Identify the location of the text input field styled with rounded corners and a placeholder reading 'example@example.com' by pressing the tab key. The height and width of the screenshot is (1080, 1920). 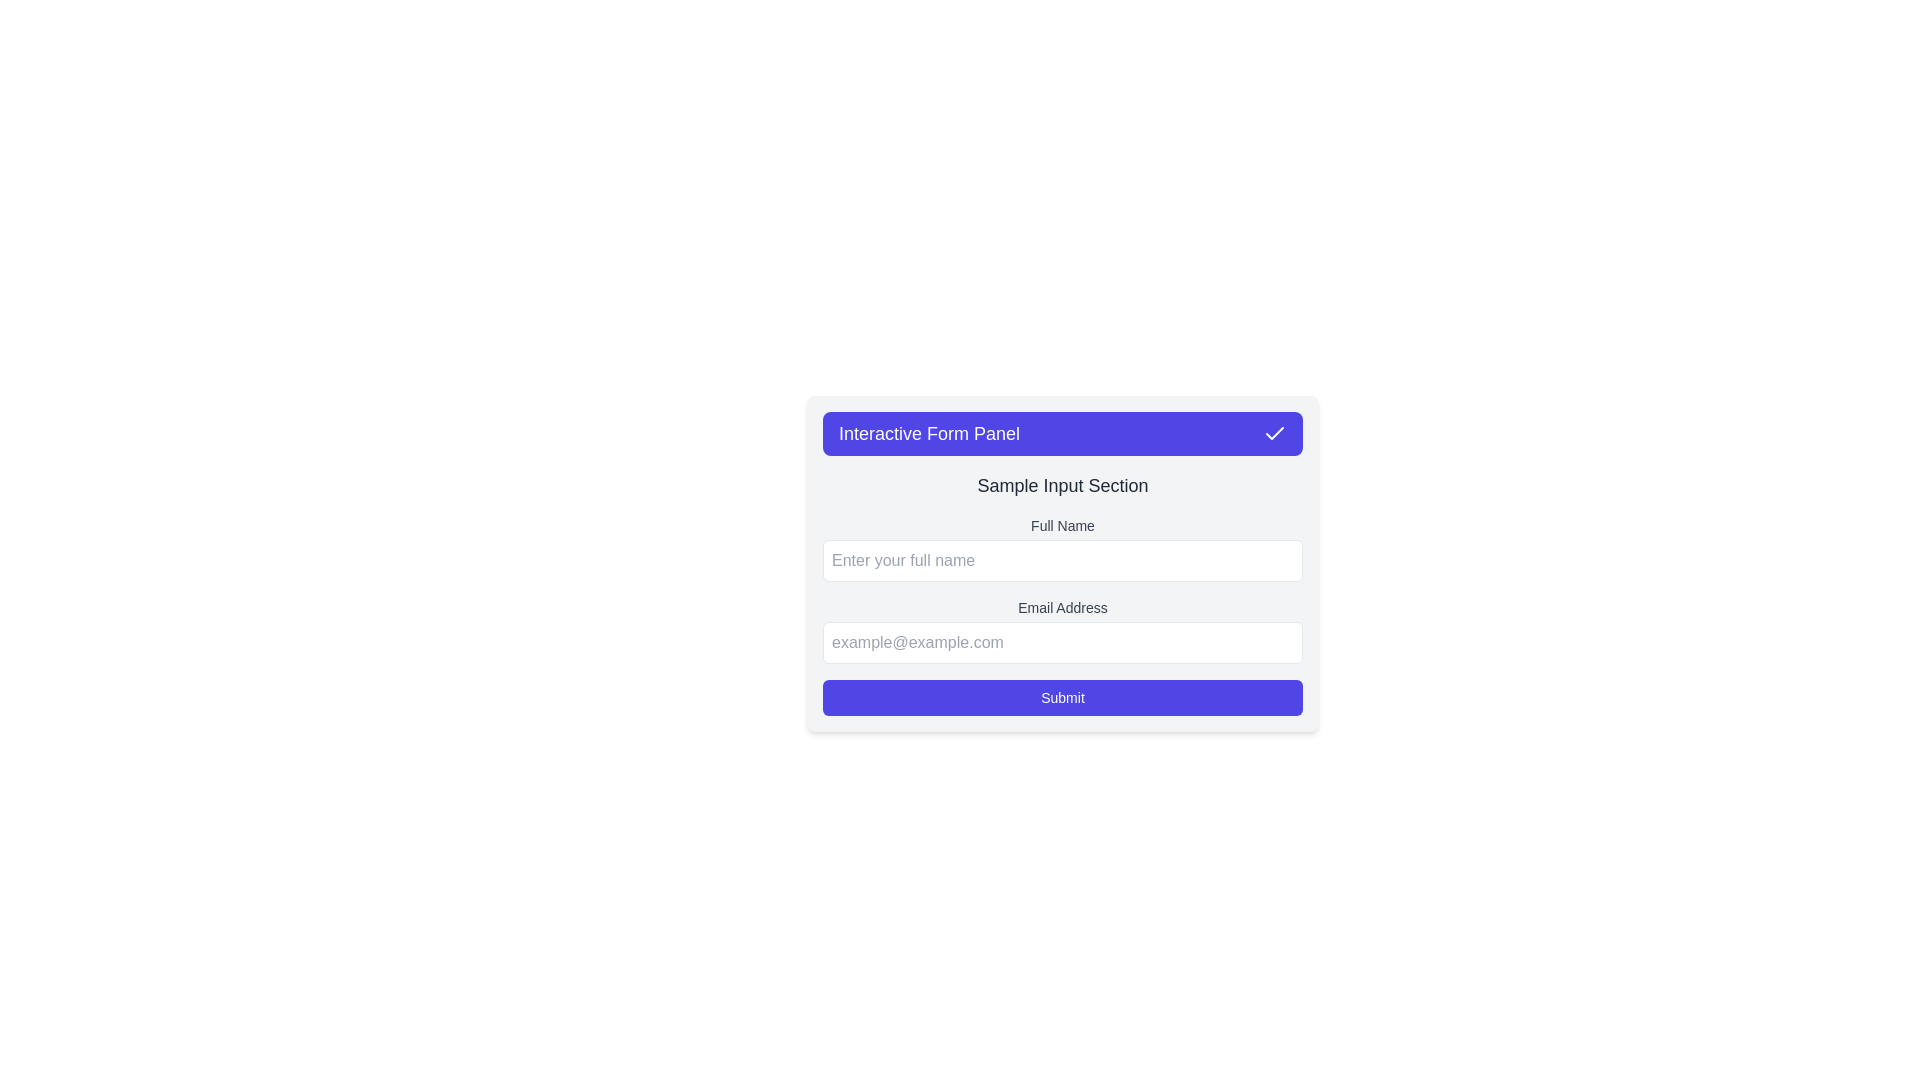
(1061, 643).